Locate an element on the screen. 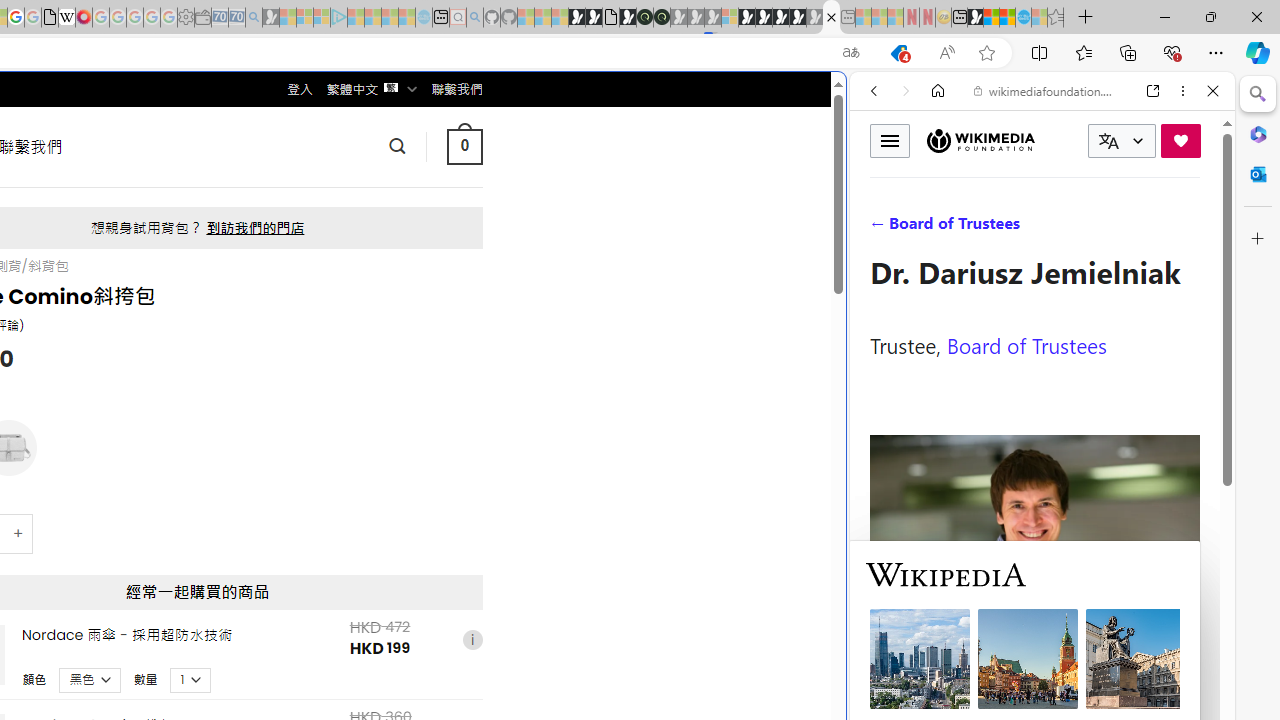 Image resolution: width=1280 pixels, height=720 pixels. '+' is located at coordinates (19, 532).